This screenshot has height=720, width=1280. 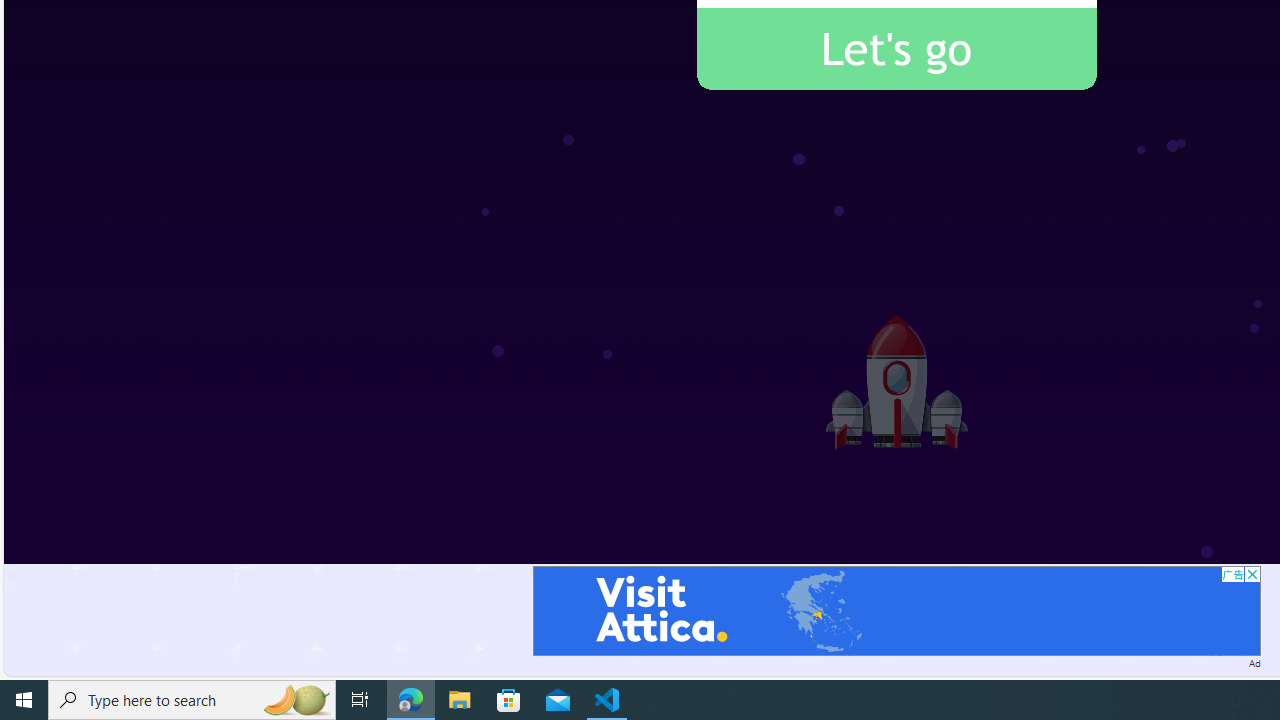 What do you see at coordinates (1251, 574) in the screenshot?
I see `'AutomationID: cbb'` at bounding box center [1251, 574].